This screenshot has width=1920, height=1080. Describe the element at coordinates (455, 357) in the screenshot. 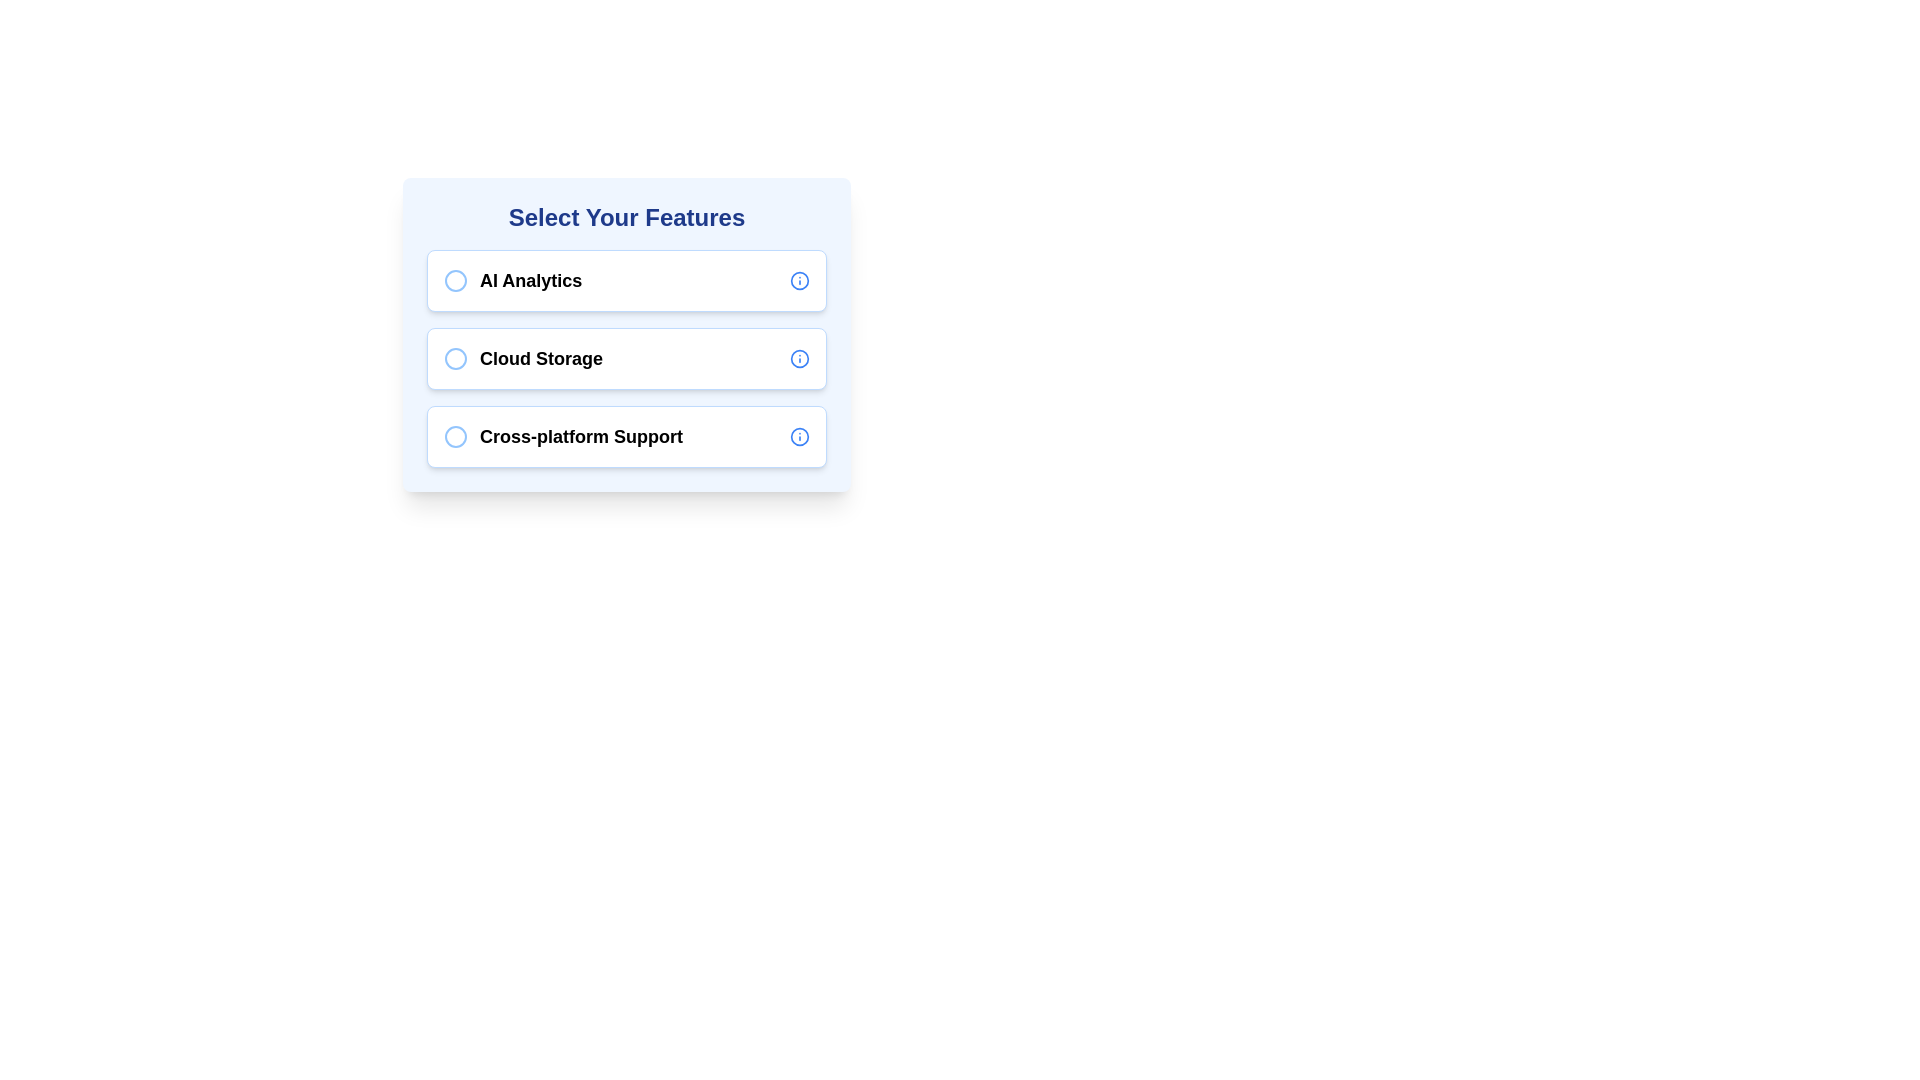

I see `the Circle icon` at that location.